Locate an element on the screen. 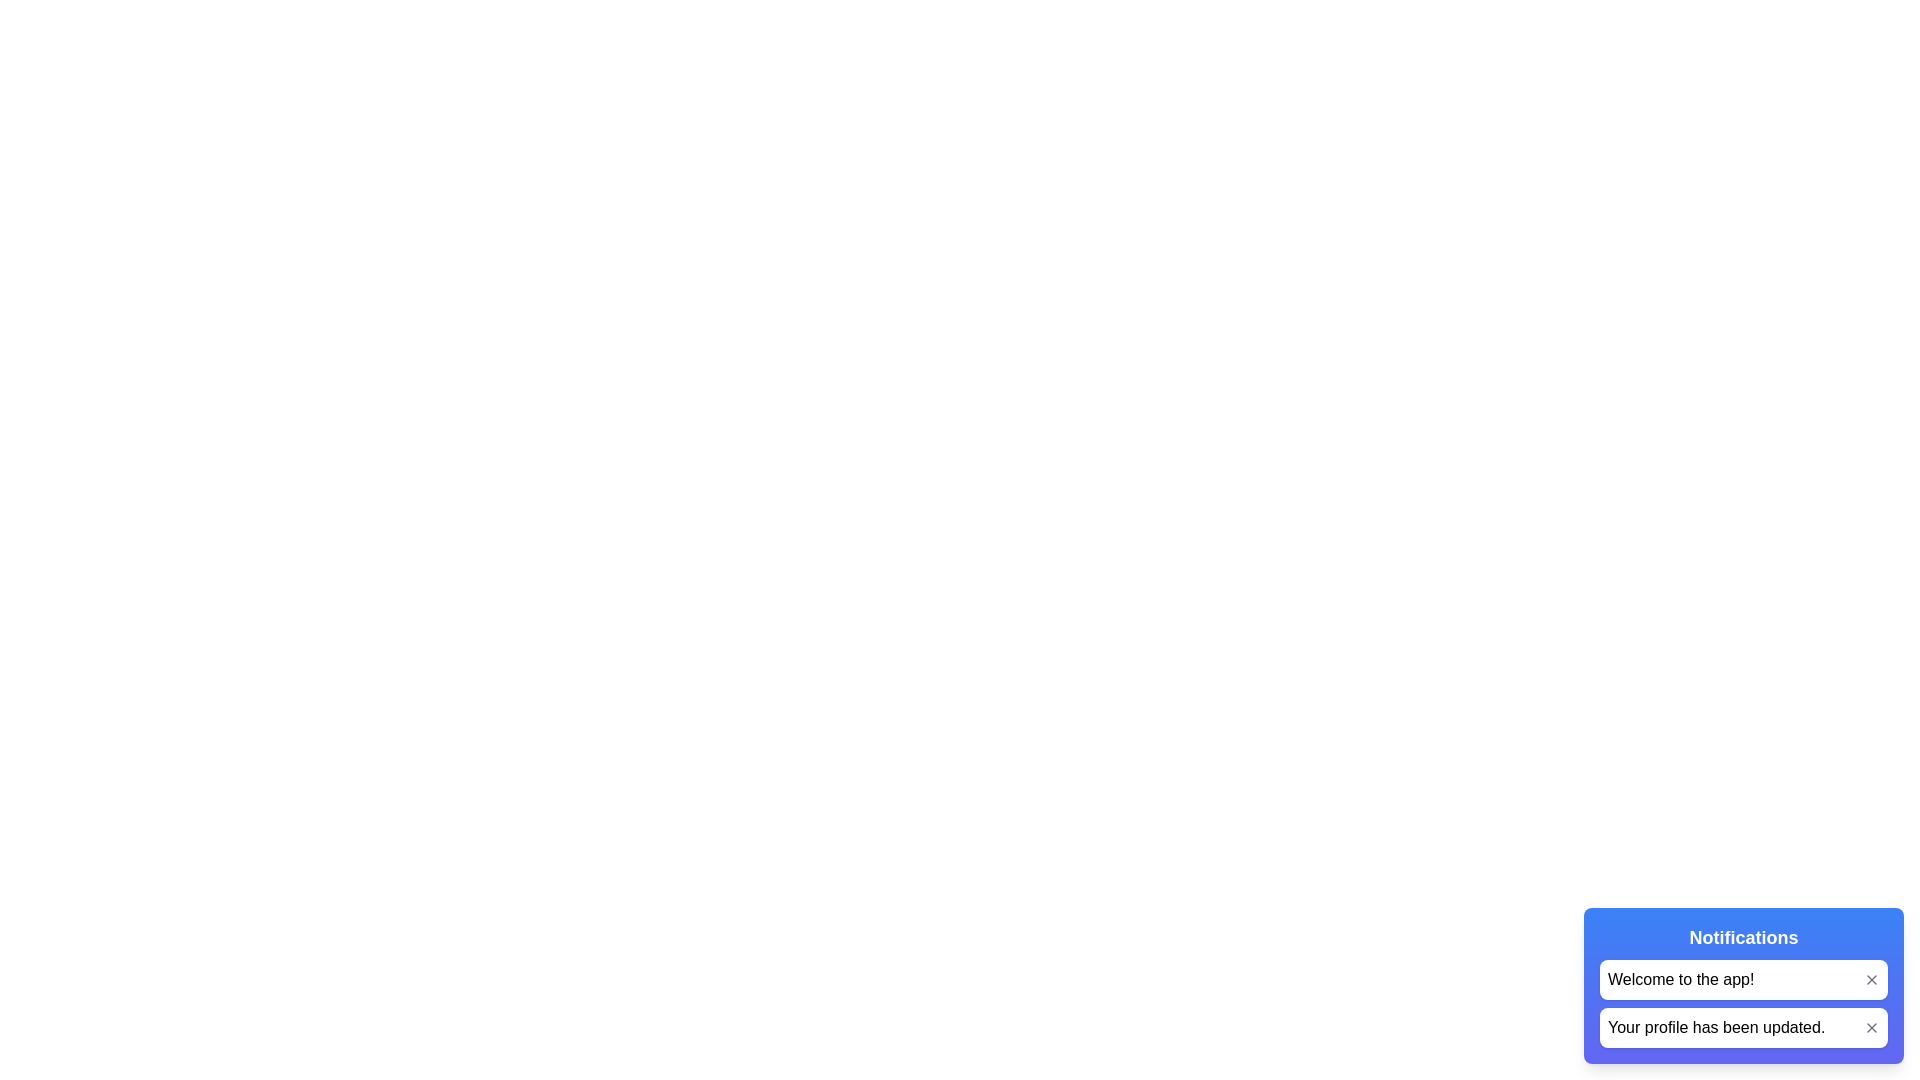 The width and height of the screenshot is (1920, 1080). the text label that identifies the purpose of the notification section as 'Notifications' located at the top of the notification card in the bottom-right corner of the interface is located at coordinates (1742, 937).